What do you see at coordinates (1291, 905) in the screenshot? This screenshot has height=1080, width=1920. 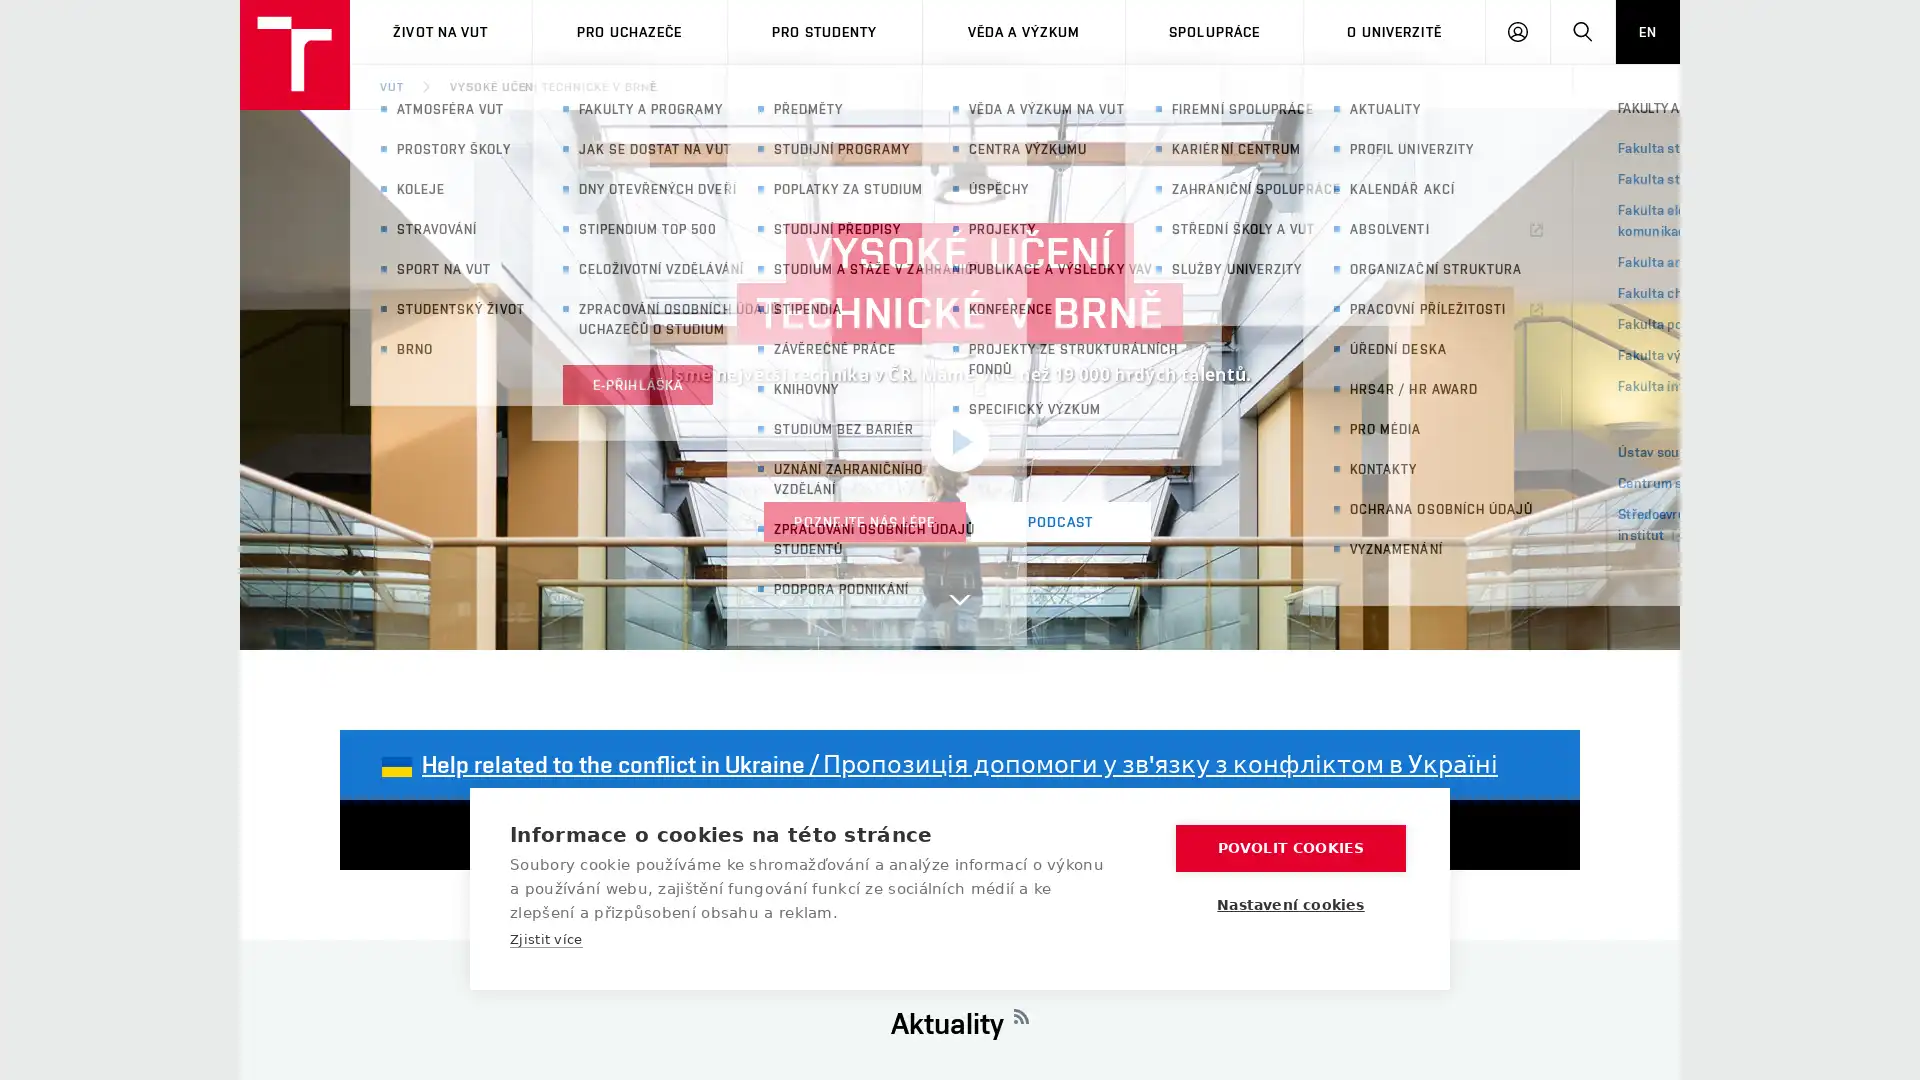 I see `Nastaveni cookies` at bounding box center [1291, 905].